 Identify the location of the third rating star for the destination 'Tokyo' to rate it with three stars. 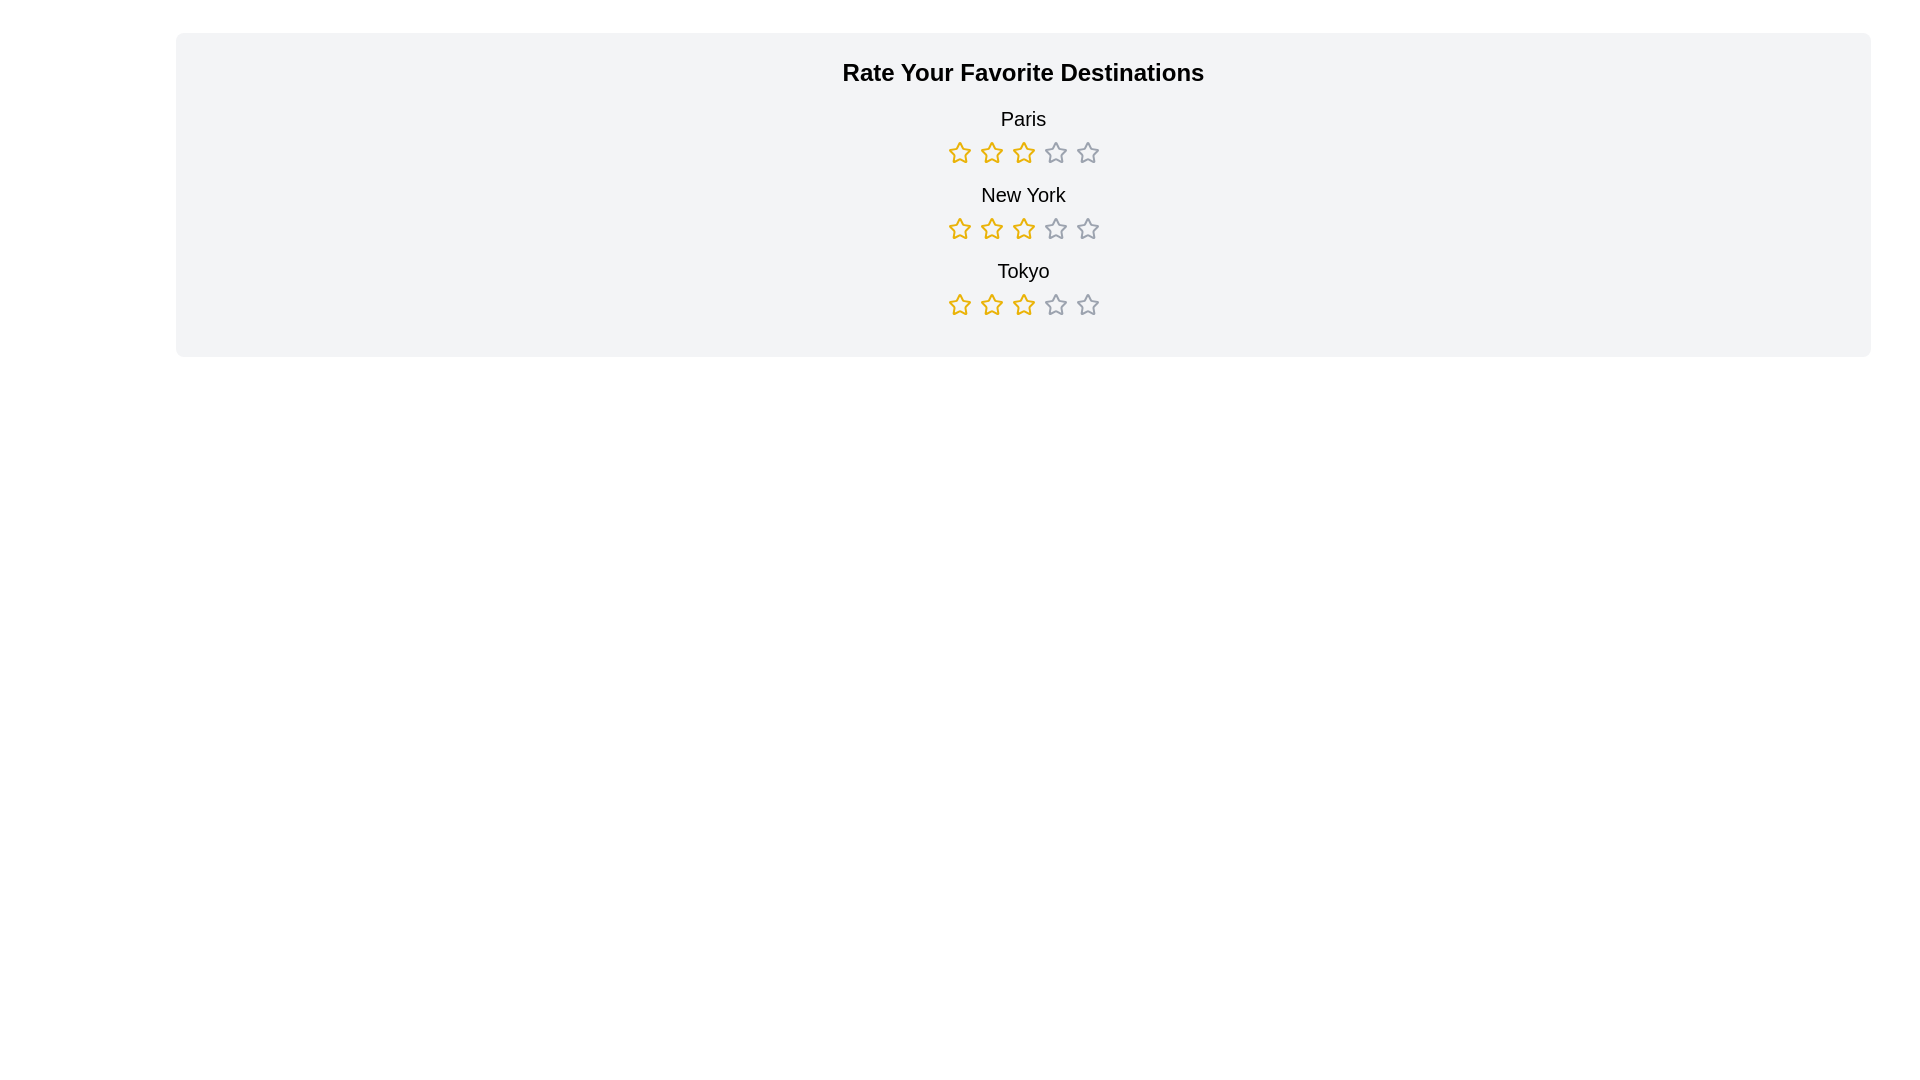
(991, 304).